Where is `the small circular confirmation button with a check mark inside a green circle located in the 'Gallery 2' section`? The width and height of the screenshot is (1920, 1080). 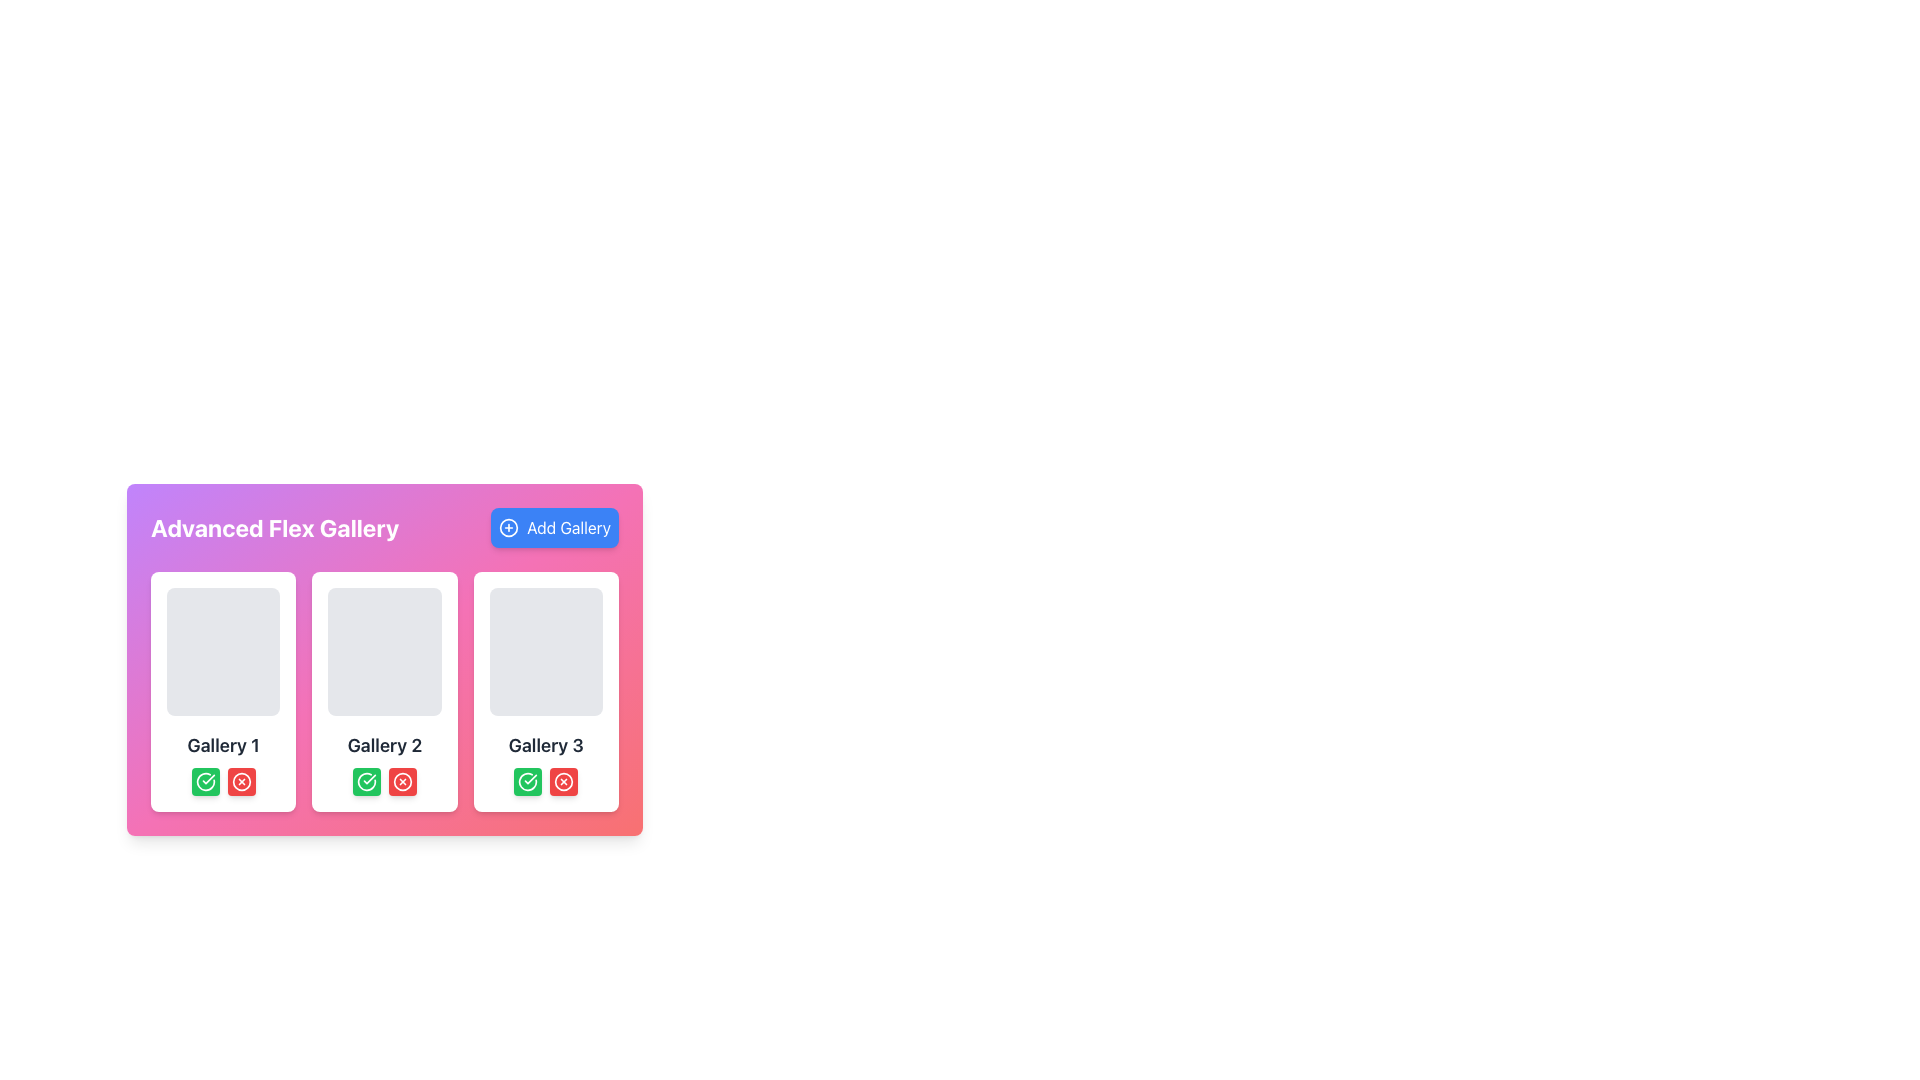 the small circular confirmation button with a check mark inside a green circle located in the 'Gallery 2' section is located at coordinates (366, 781).